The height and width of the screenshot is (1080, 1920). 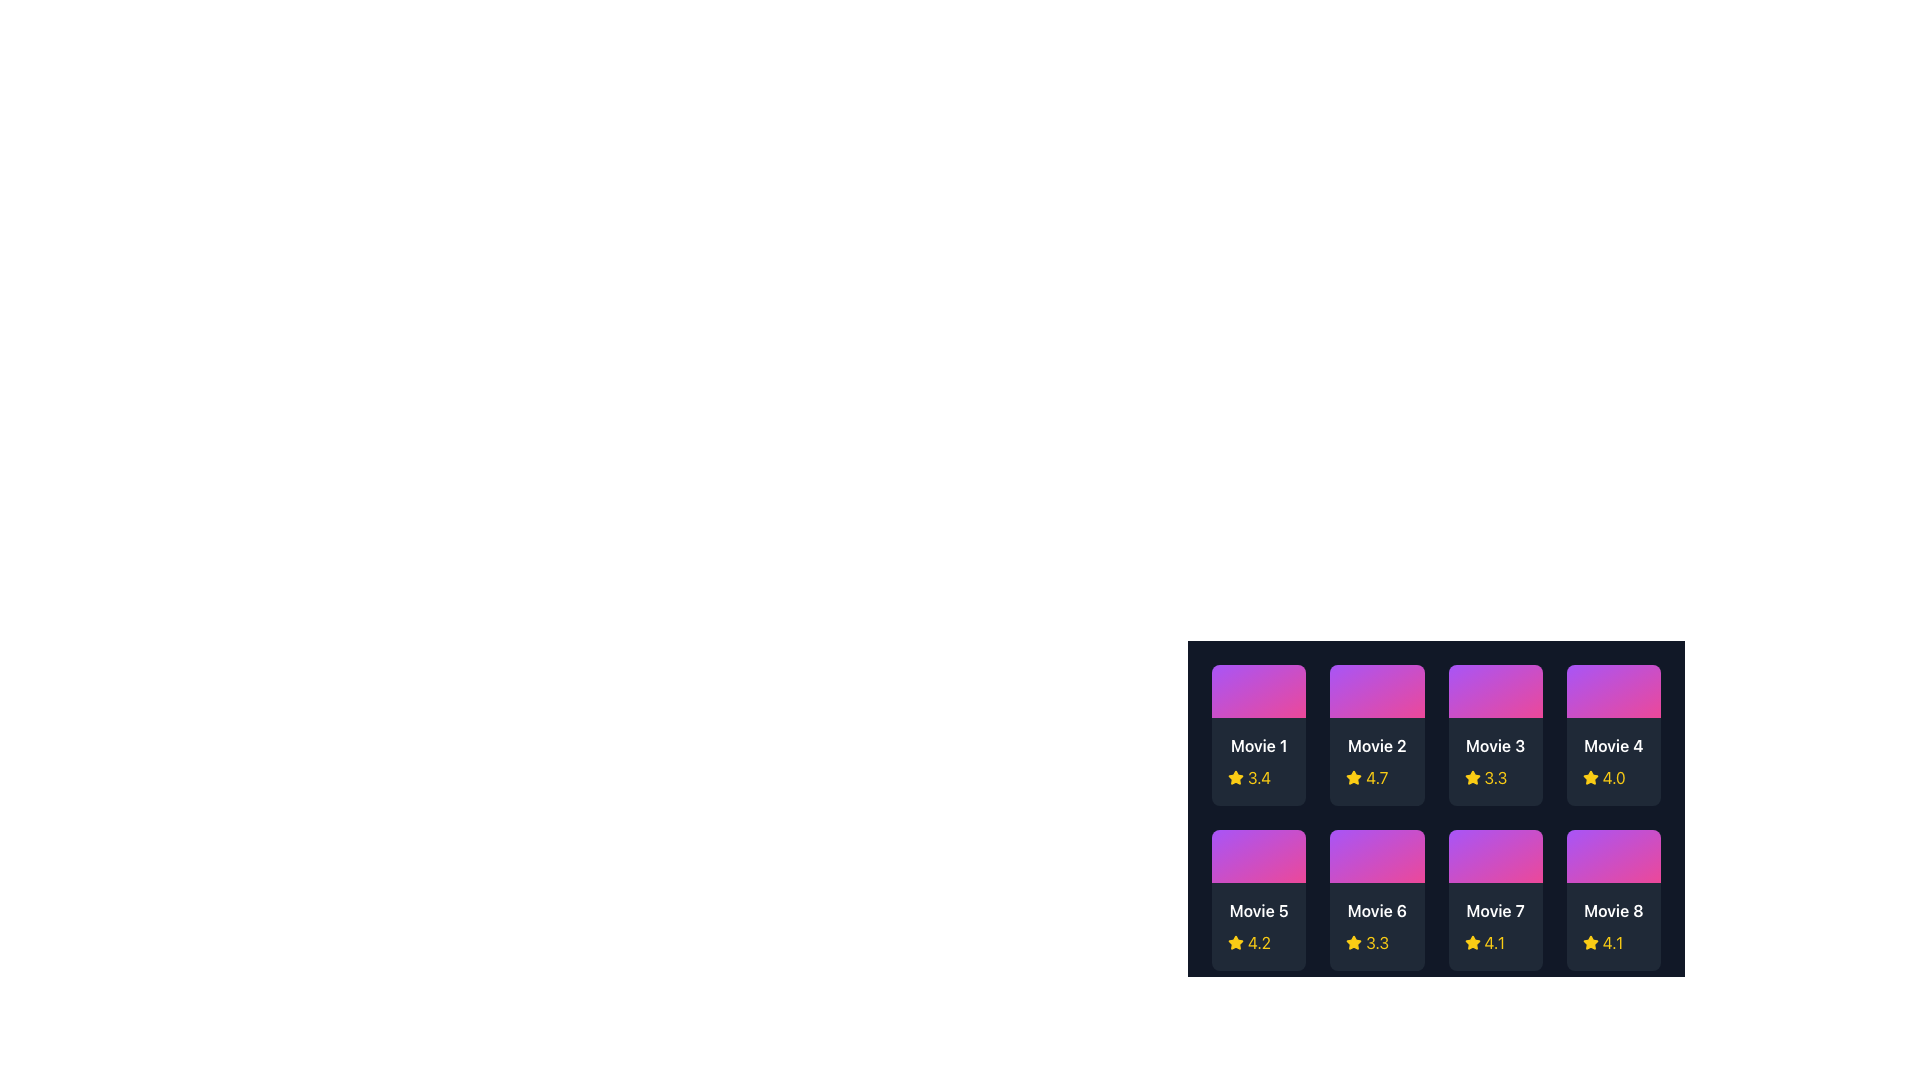 I want to click on the yellow star-shaped icon indicating the rating value for 'Movie 3', located below the movie title and to the left of the rating value '3.3', so click(x=1472, y=777).